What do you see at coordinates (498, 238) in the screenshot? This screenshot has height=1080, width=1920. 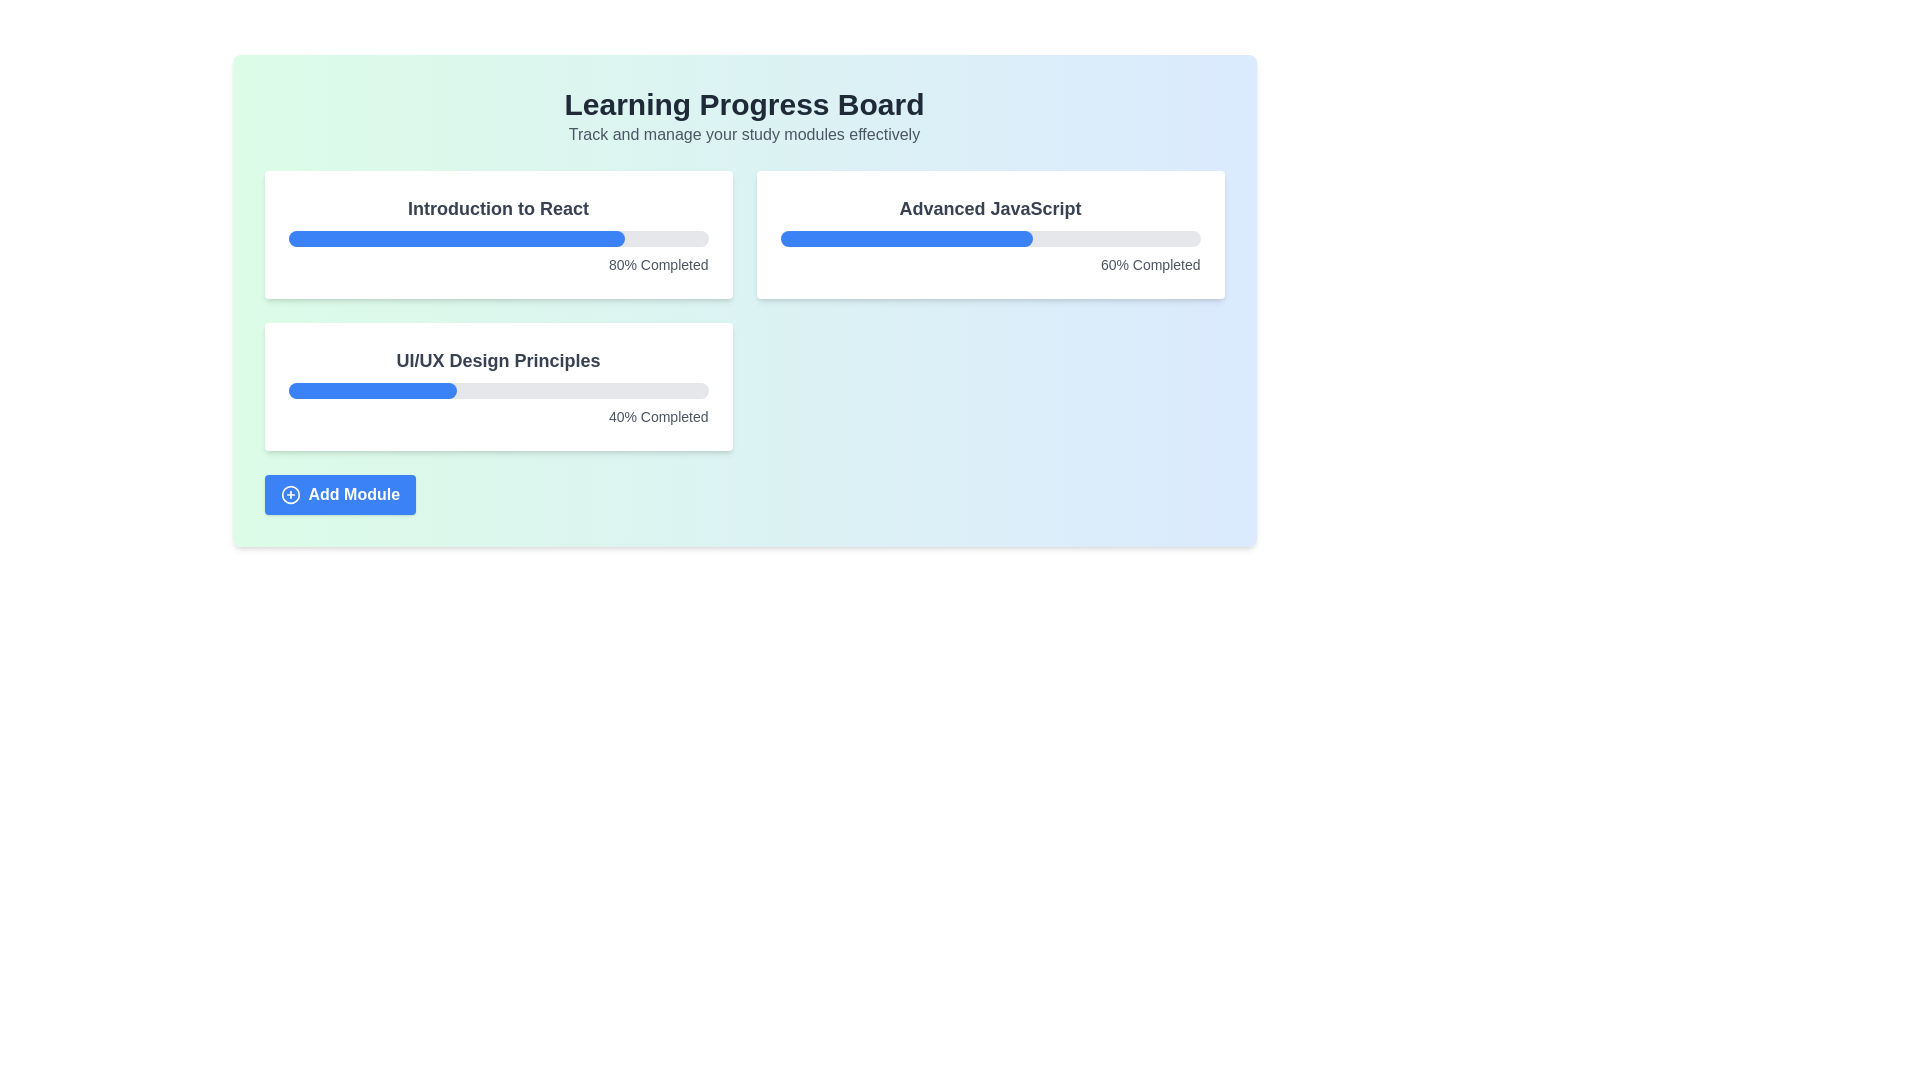 I see `the progress bar indicating the completion state of the task within the 'Introduction to React' card` at bounding box center [498, 238].